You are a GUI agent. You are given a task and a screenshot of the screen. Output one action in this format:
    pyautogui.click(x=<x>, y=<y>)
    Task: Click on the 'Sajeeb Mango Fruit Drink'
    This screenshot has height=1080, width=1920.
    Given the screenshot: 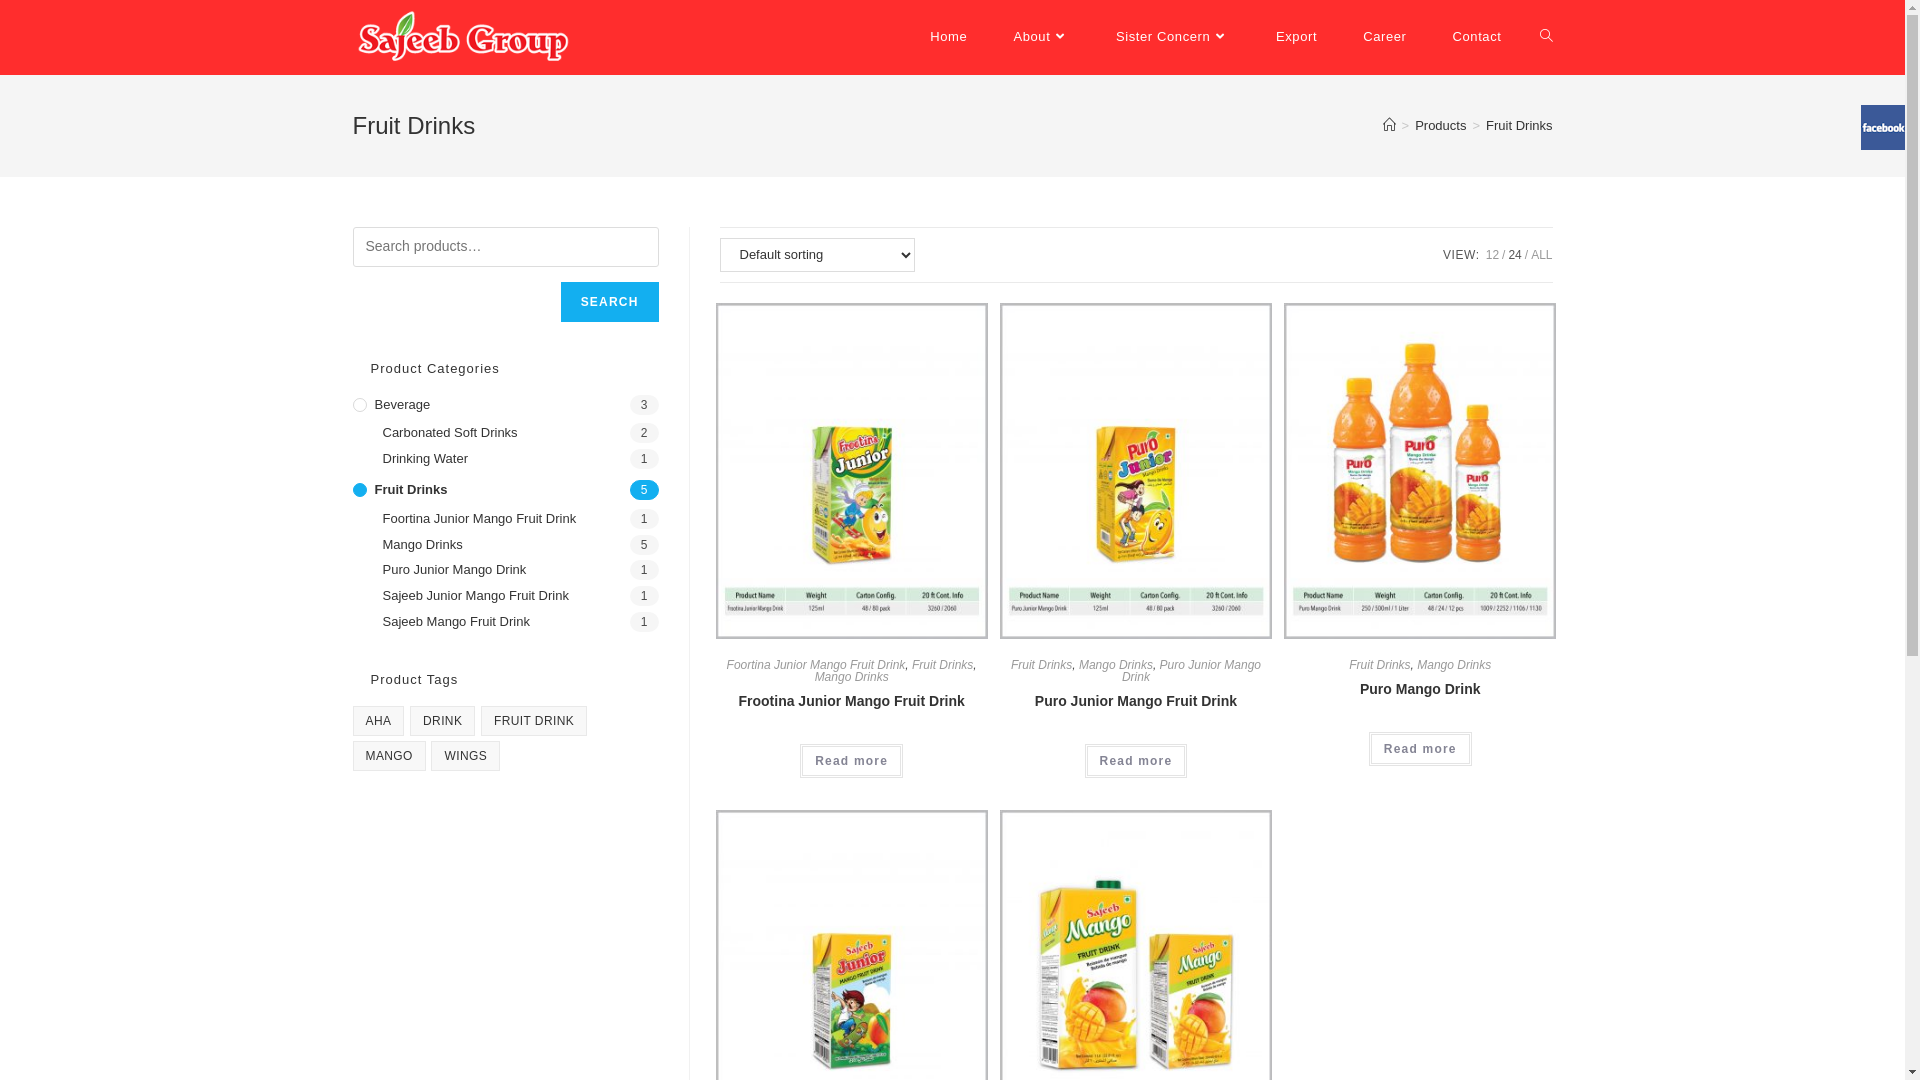 What is the action you would take?
    pyautogui.click(x=519, y=621)
    